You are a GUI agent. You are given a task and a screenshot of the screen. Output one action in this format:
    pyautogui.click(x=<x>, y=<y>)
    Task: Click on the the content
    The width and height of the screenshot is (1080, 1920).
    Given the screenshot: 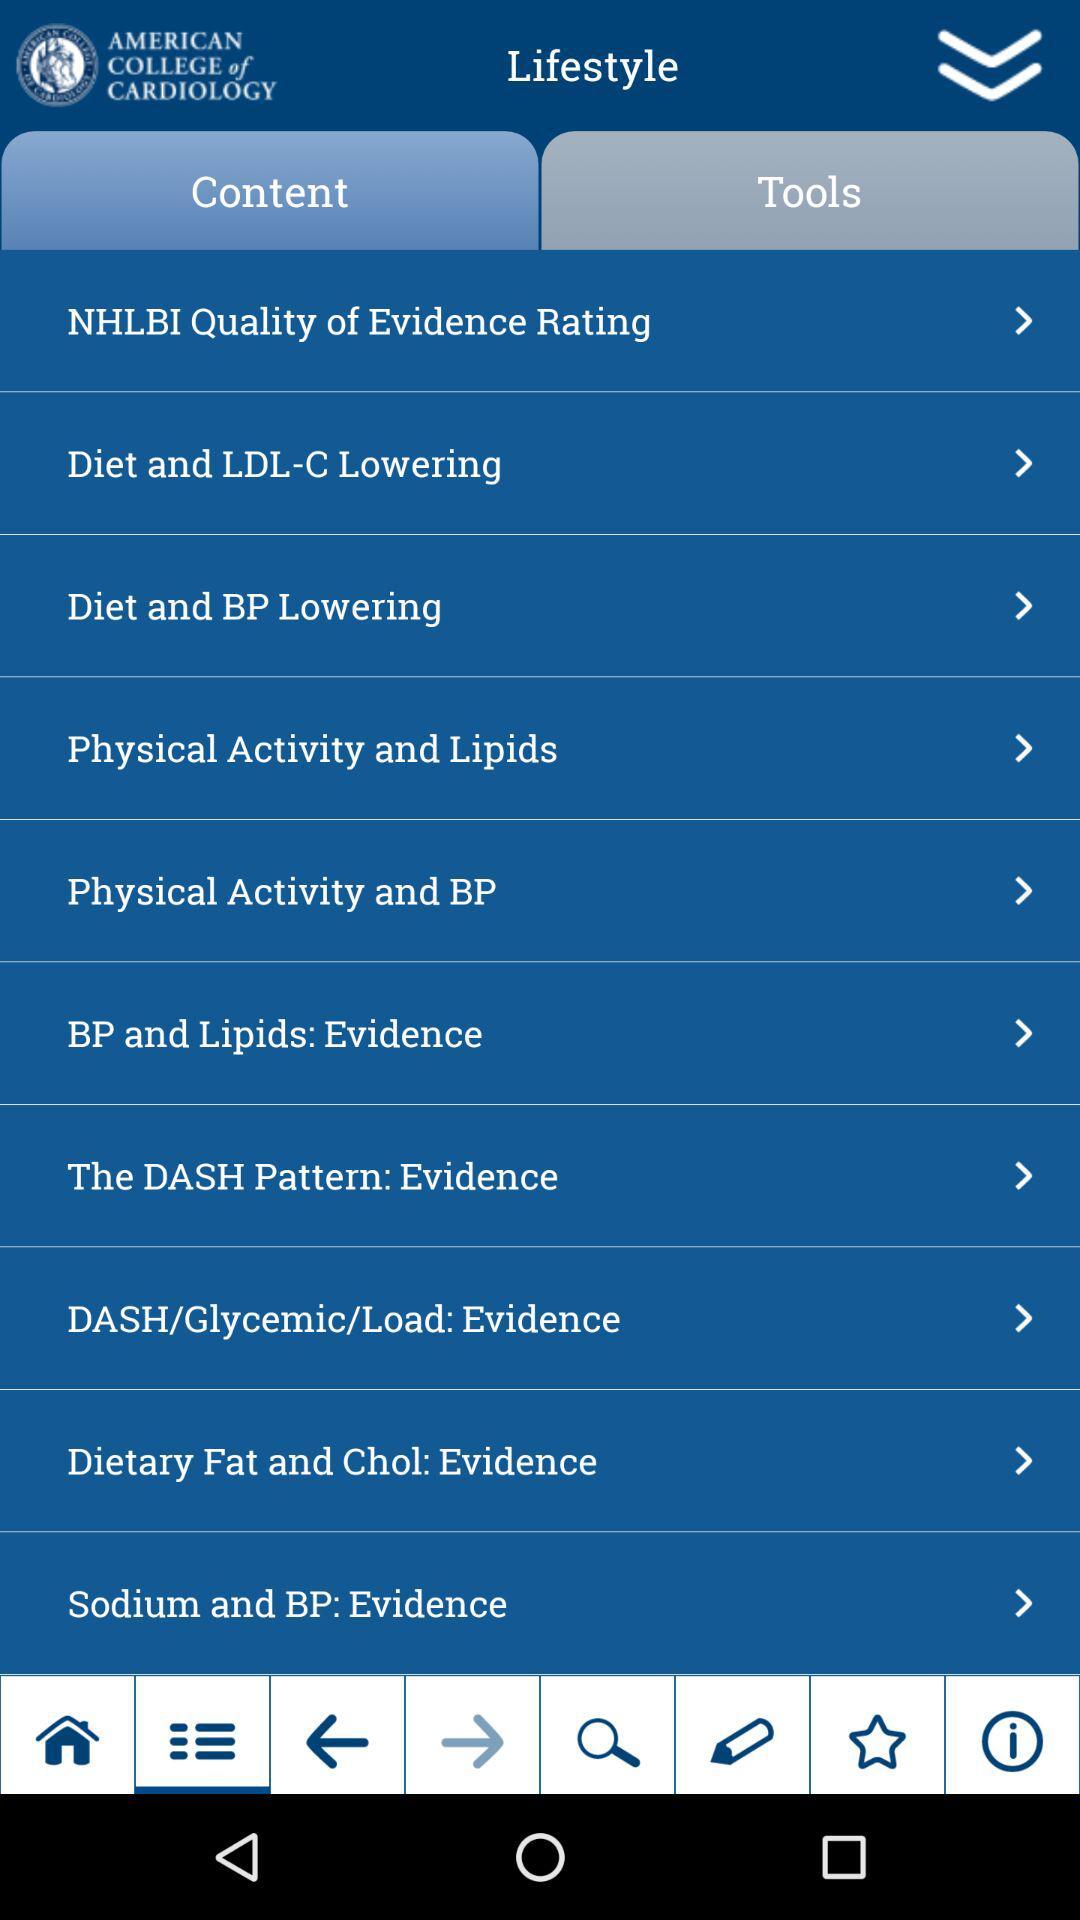 What is the action you would take?
    pyautogui.click(x=270, y=190)
    